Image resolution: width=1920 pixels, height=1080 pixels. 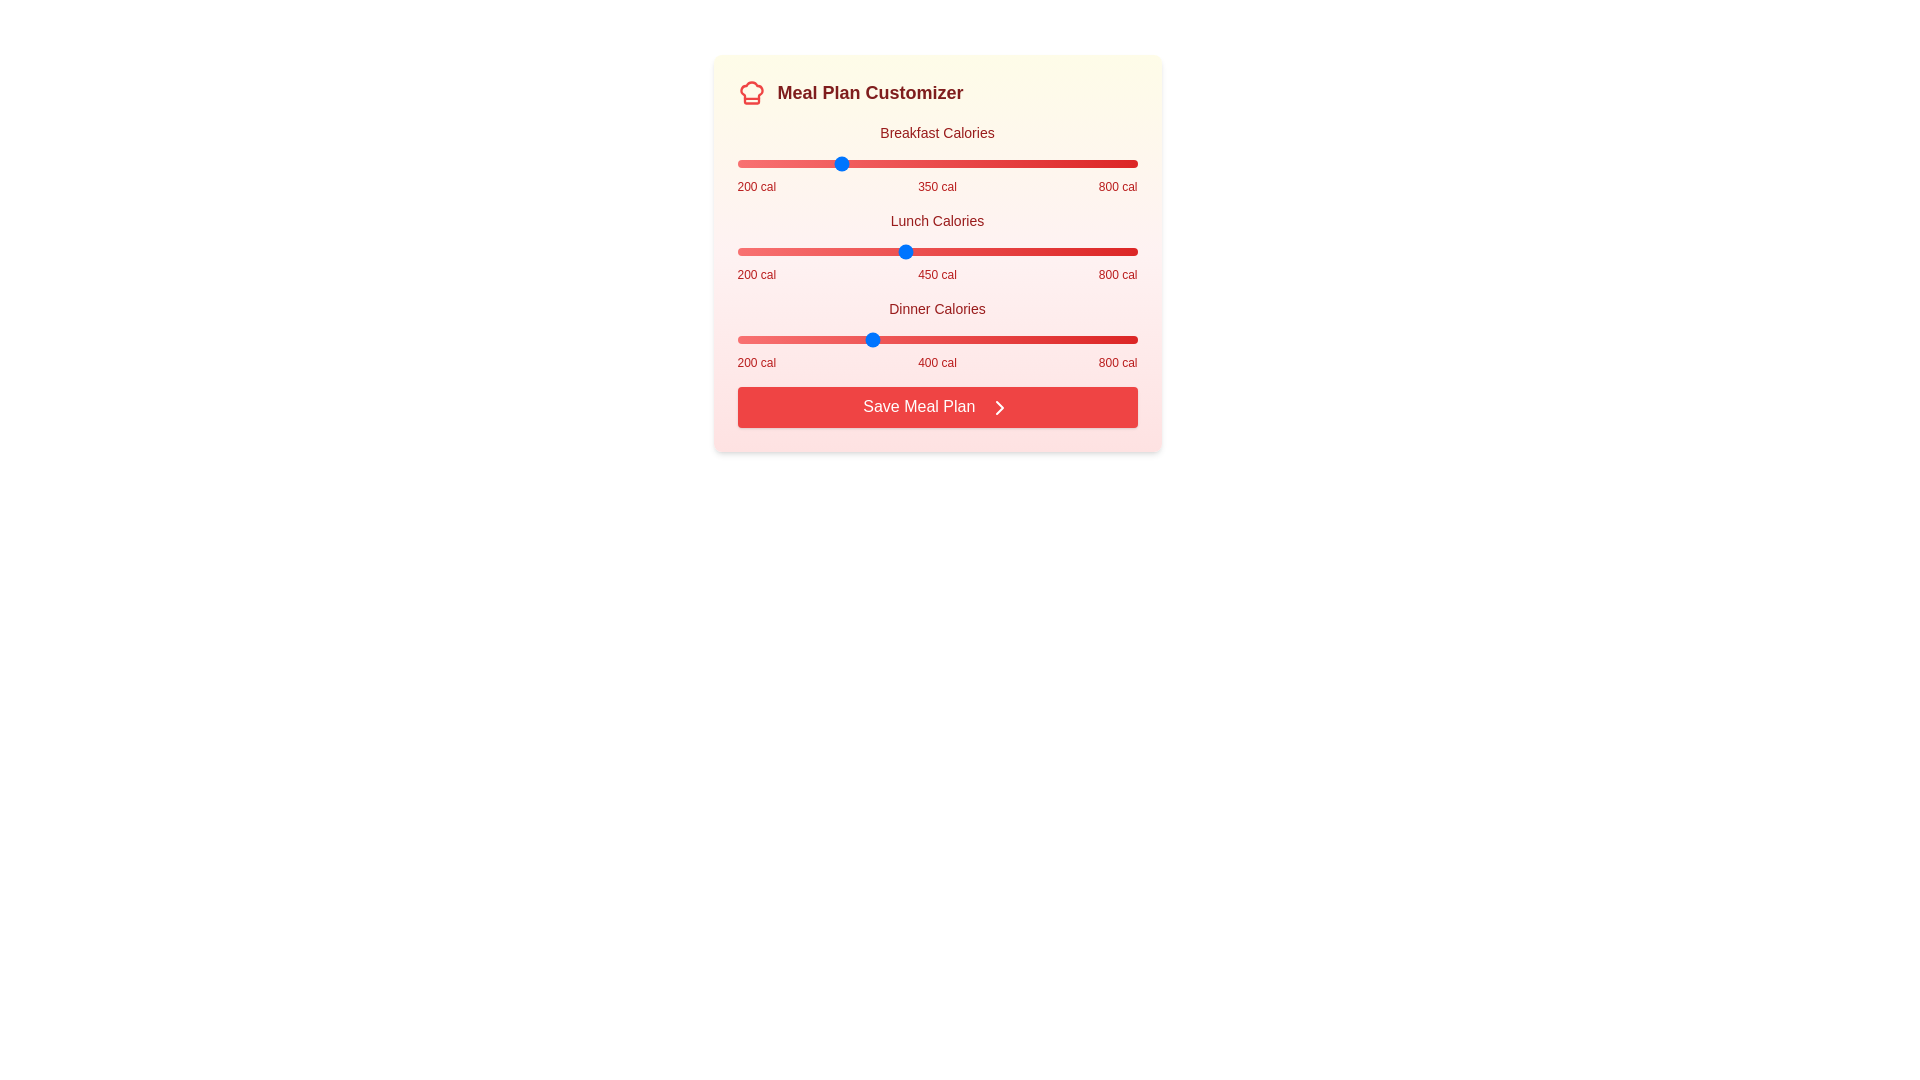 I want to click on the Dinner calorie slider to 733 calories, so click(x=1091, y=338).